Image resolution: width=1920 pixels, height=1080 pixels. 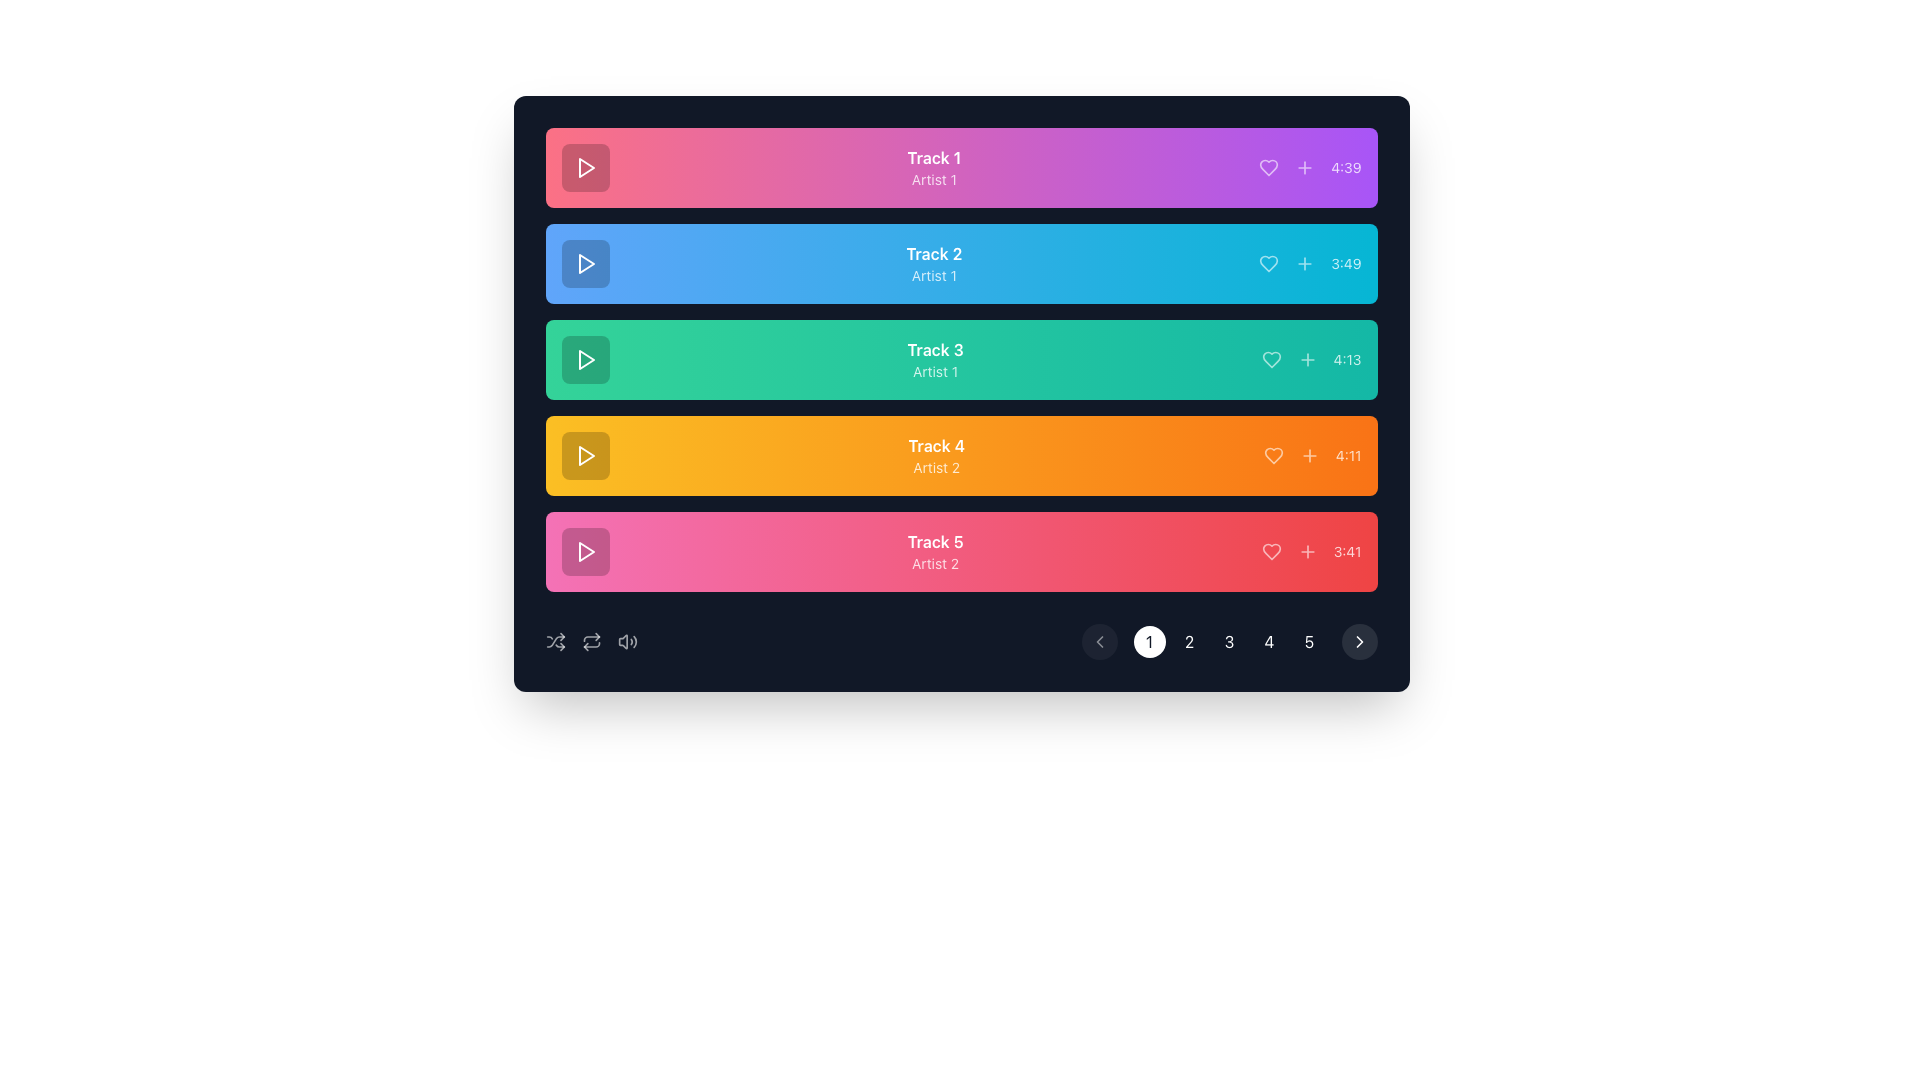 What do you see at coordinates (584, 358) in the screenshot?
I see `the play button located centrally within the green bar associated with 'Track 3' to play the track` at bounding box center [584, 358].